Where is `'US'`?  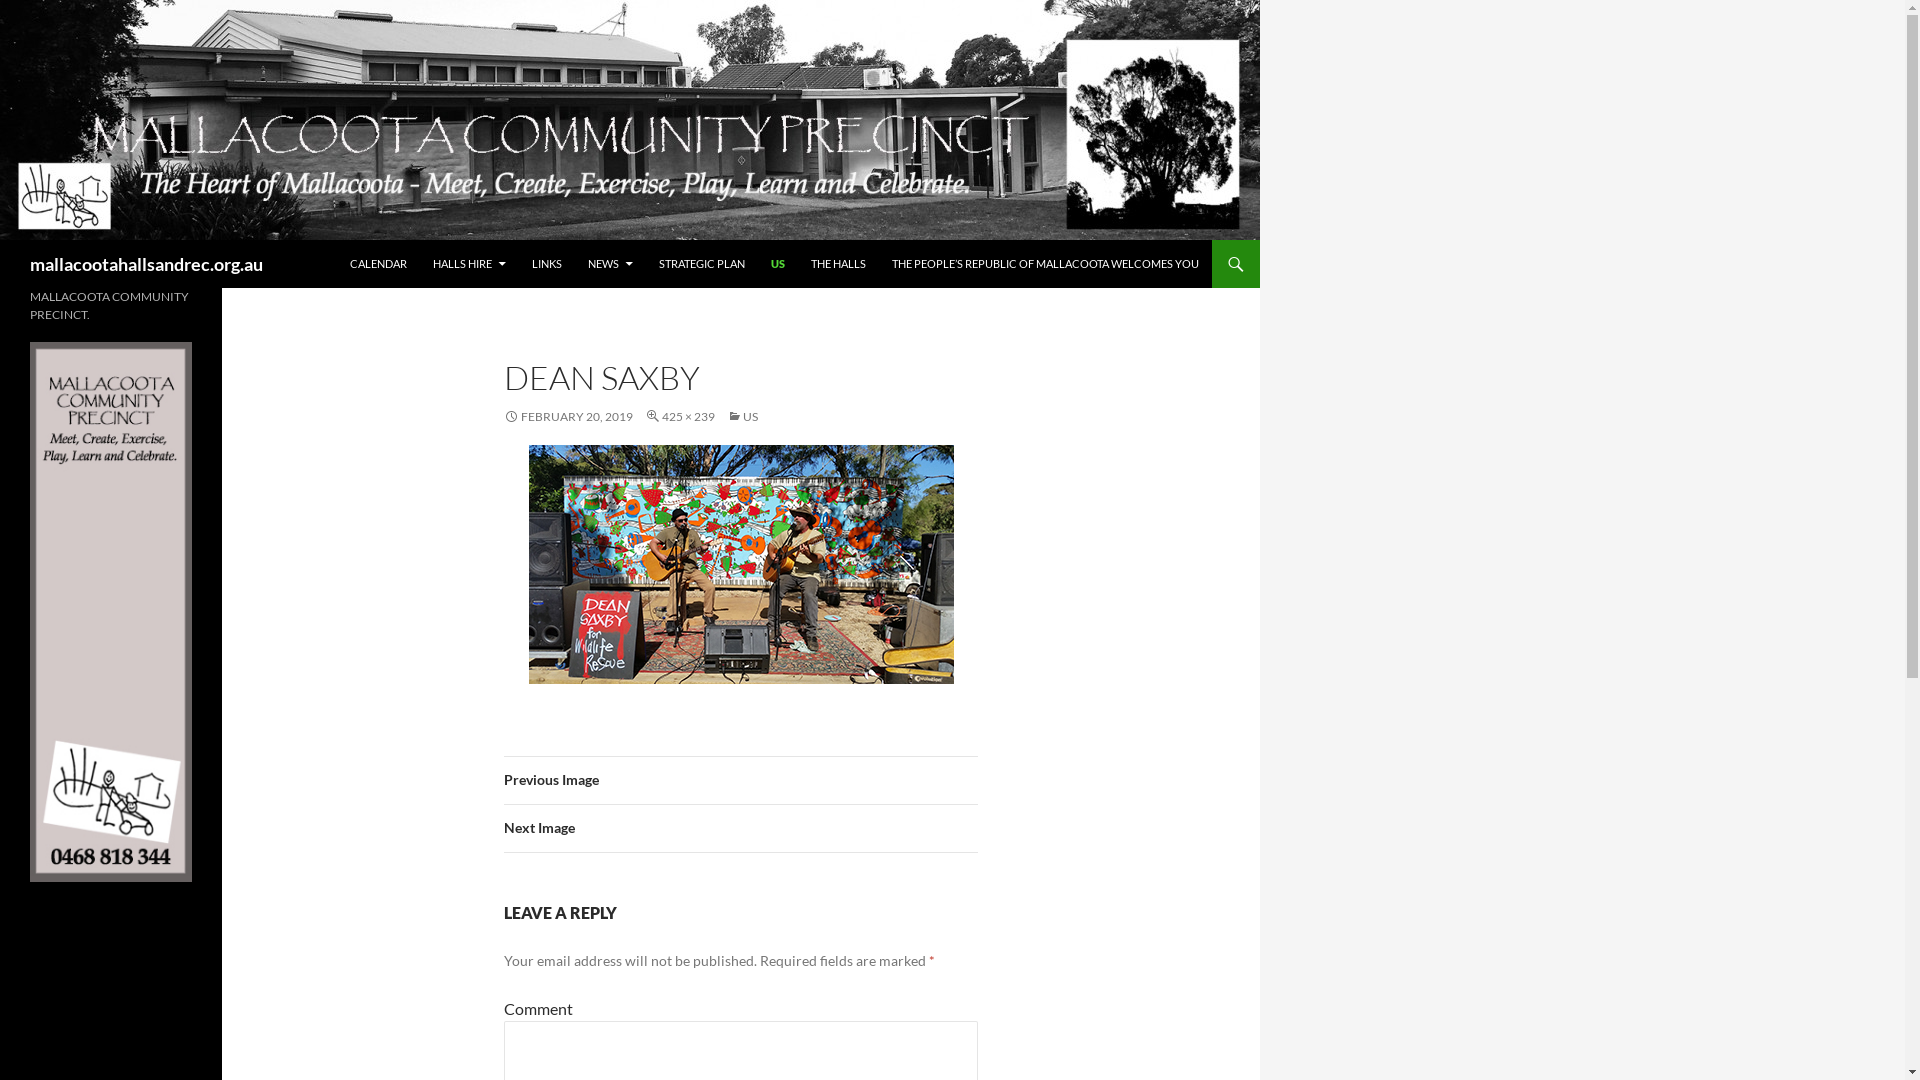 'US' is located at coordinates (741, 415).